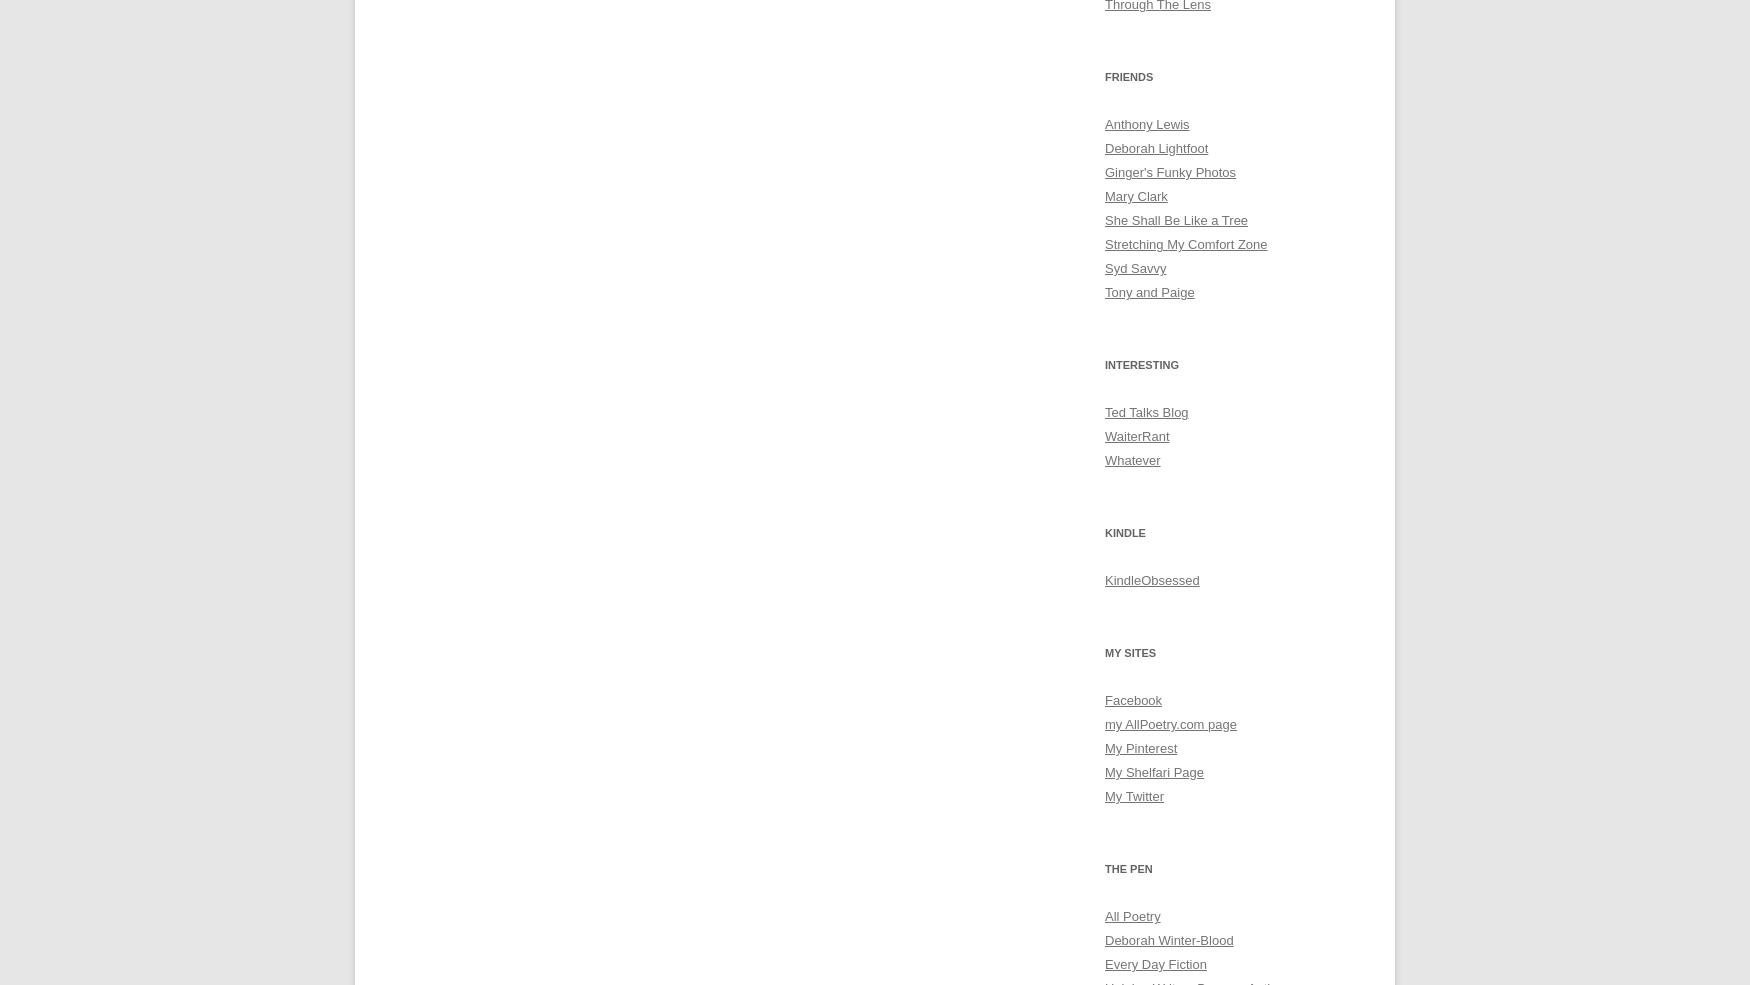 This screenshot has height=985, width=1750. I want to click on 'The Pen', so click(1104, 867).